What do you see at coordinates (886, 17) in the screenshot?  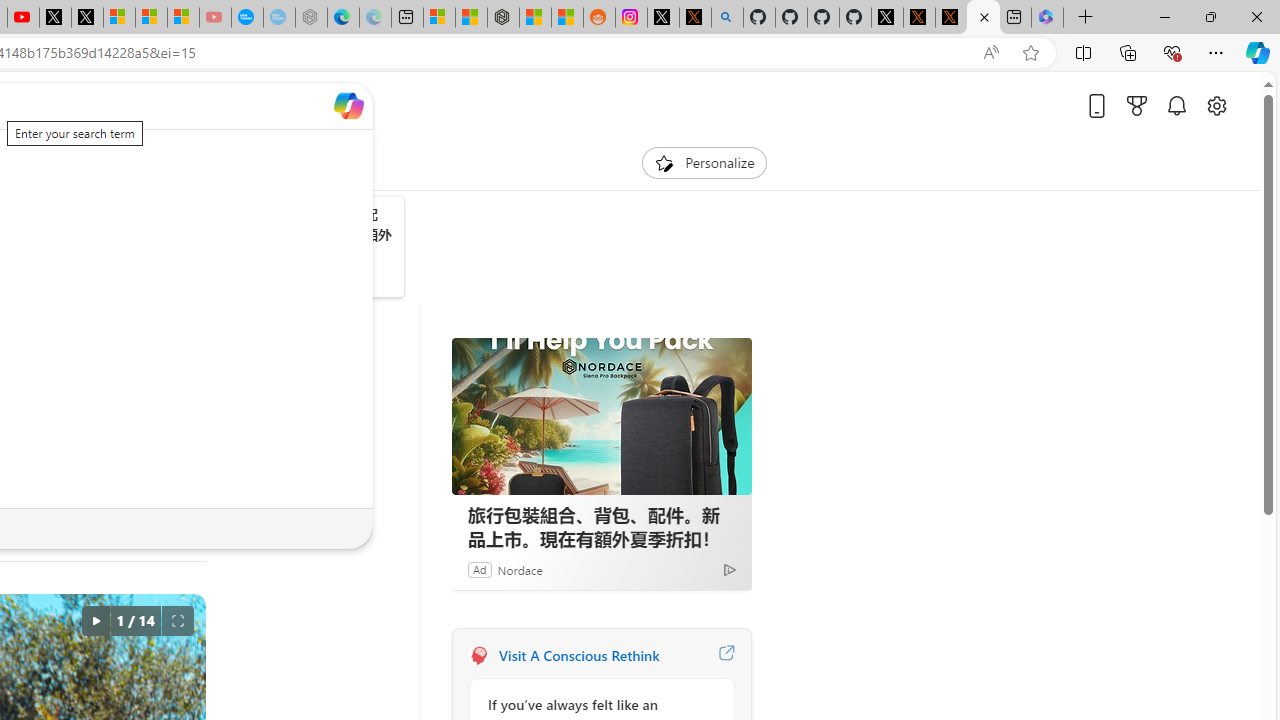 I see `'Profile / X'` at bounding box center [886, 17].